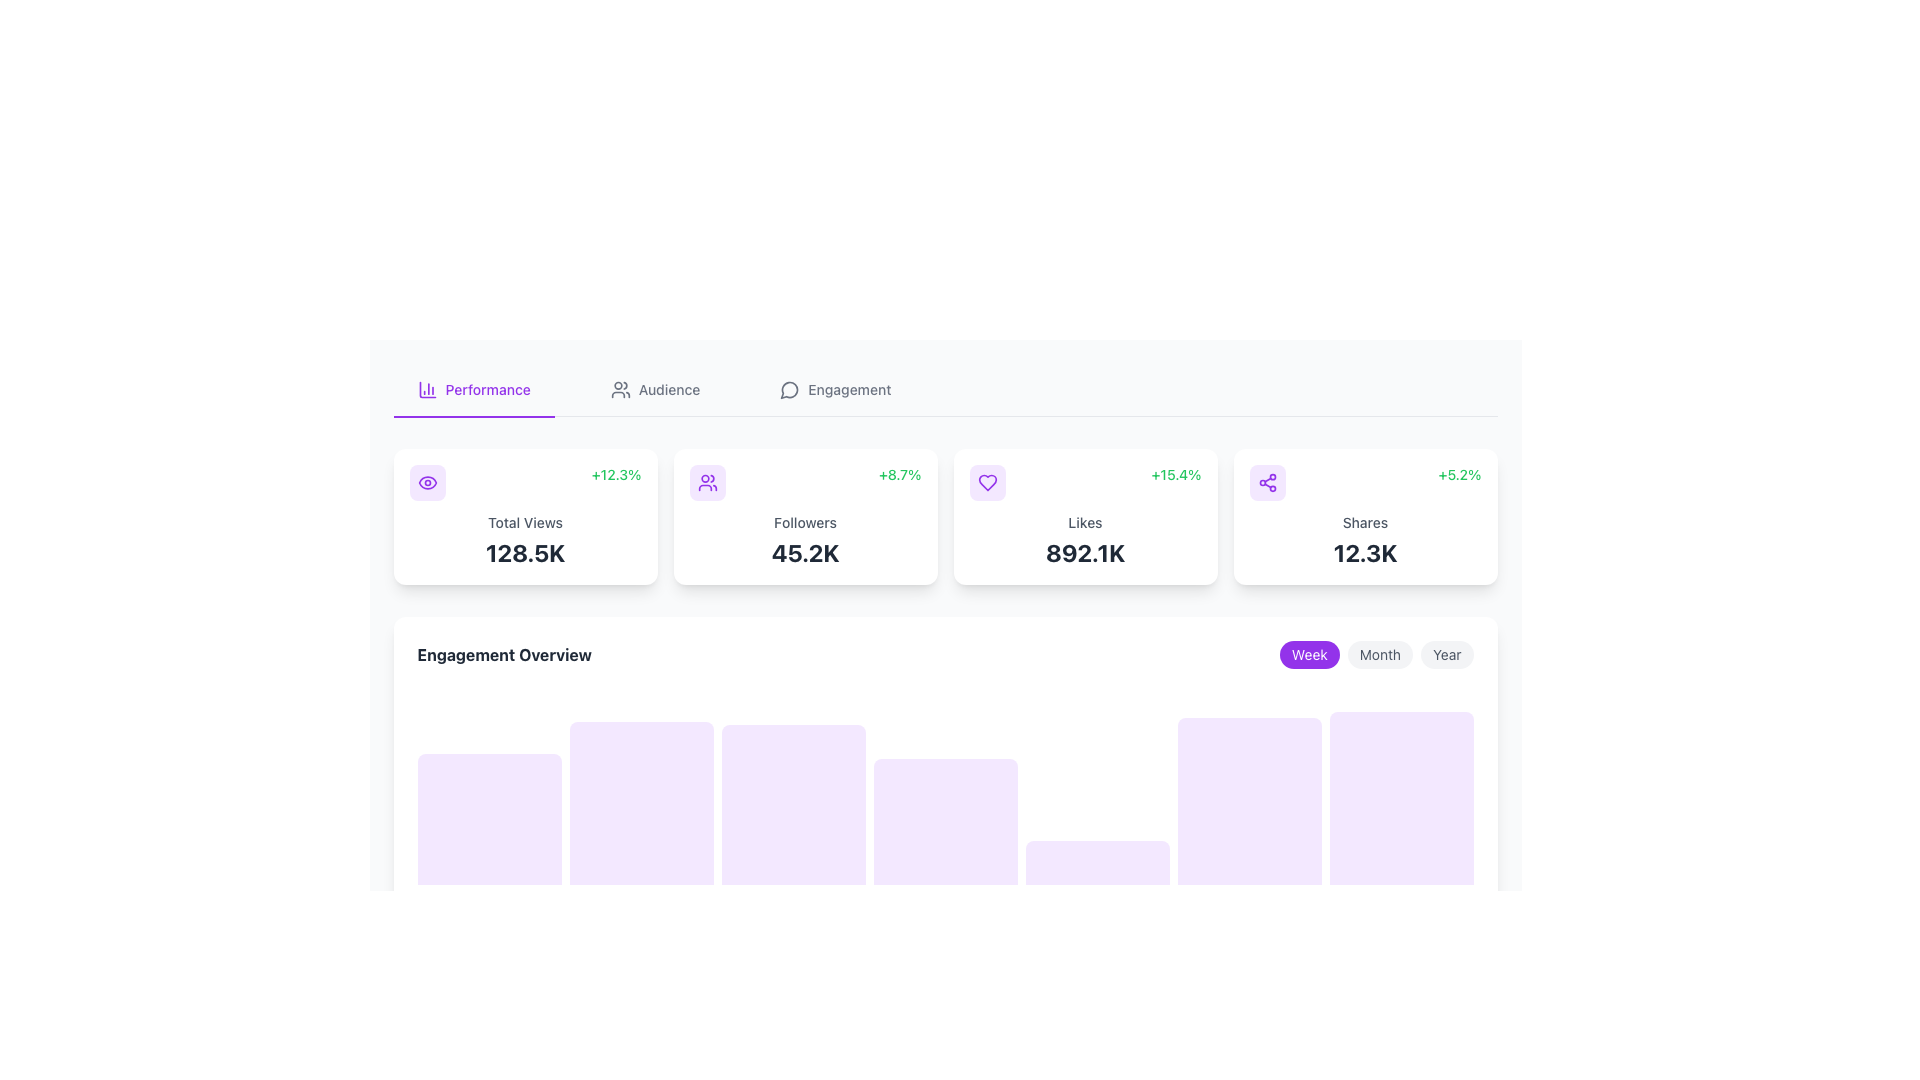 The height and width of the screenshot is (1080, 1920). I want to click on the 'Followers' static text label, which is centrally aligned in the second card from the left in the top row of the dashboard, located beneath the increase percentage icon and above the numeric representation of '45.2K', so click(805, 522).